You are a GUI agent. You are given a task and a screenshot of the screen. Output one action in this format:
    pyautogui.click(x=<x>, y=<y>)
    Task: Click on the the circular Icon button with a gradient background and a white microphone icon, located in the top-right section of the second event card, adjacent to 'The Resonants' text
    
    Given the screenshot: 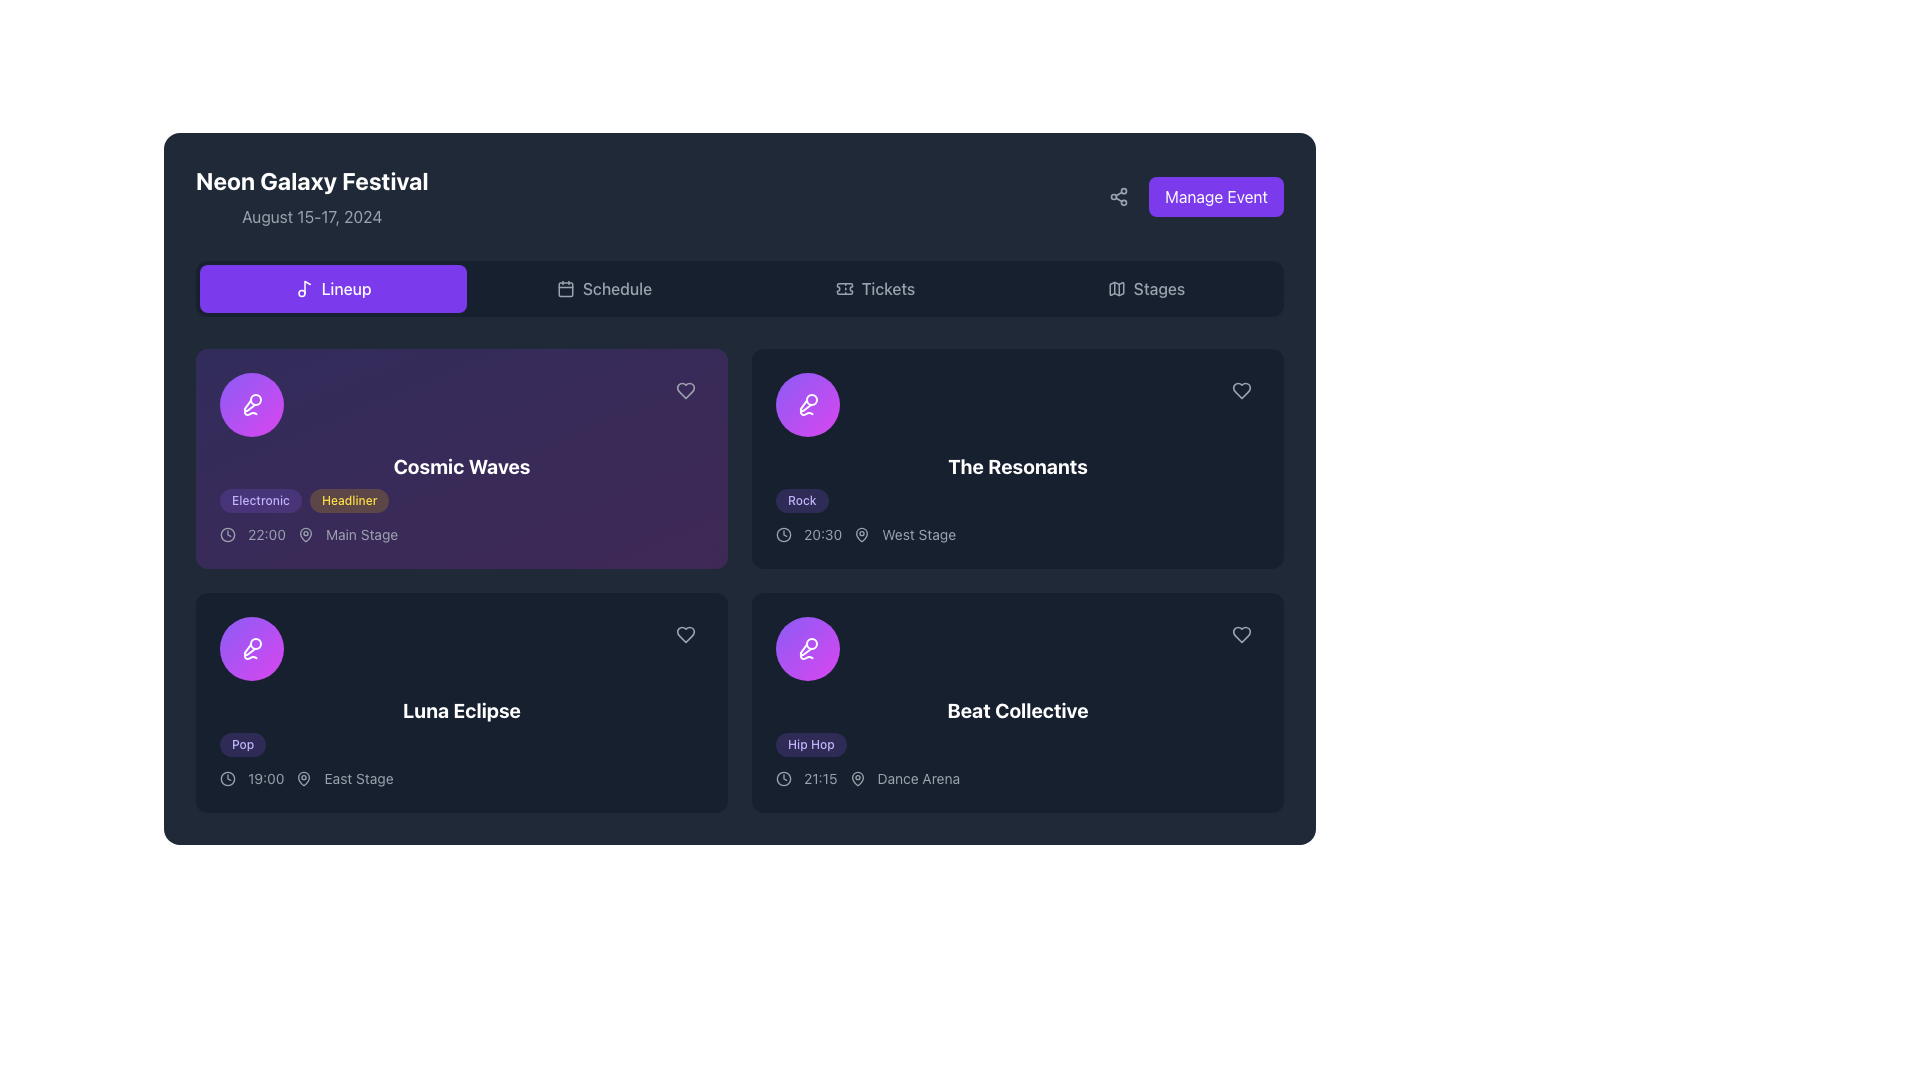 What is the action you would take?
    pyautogui.click(x=807, y=405)
    